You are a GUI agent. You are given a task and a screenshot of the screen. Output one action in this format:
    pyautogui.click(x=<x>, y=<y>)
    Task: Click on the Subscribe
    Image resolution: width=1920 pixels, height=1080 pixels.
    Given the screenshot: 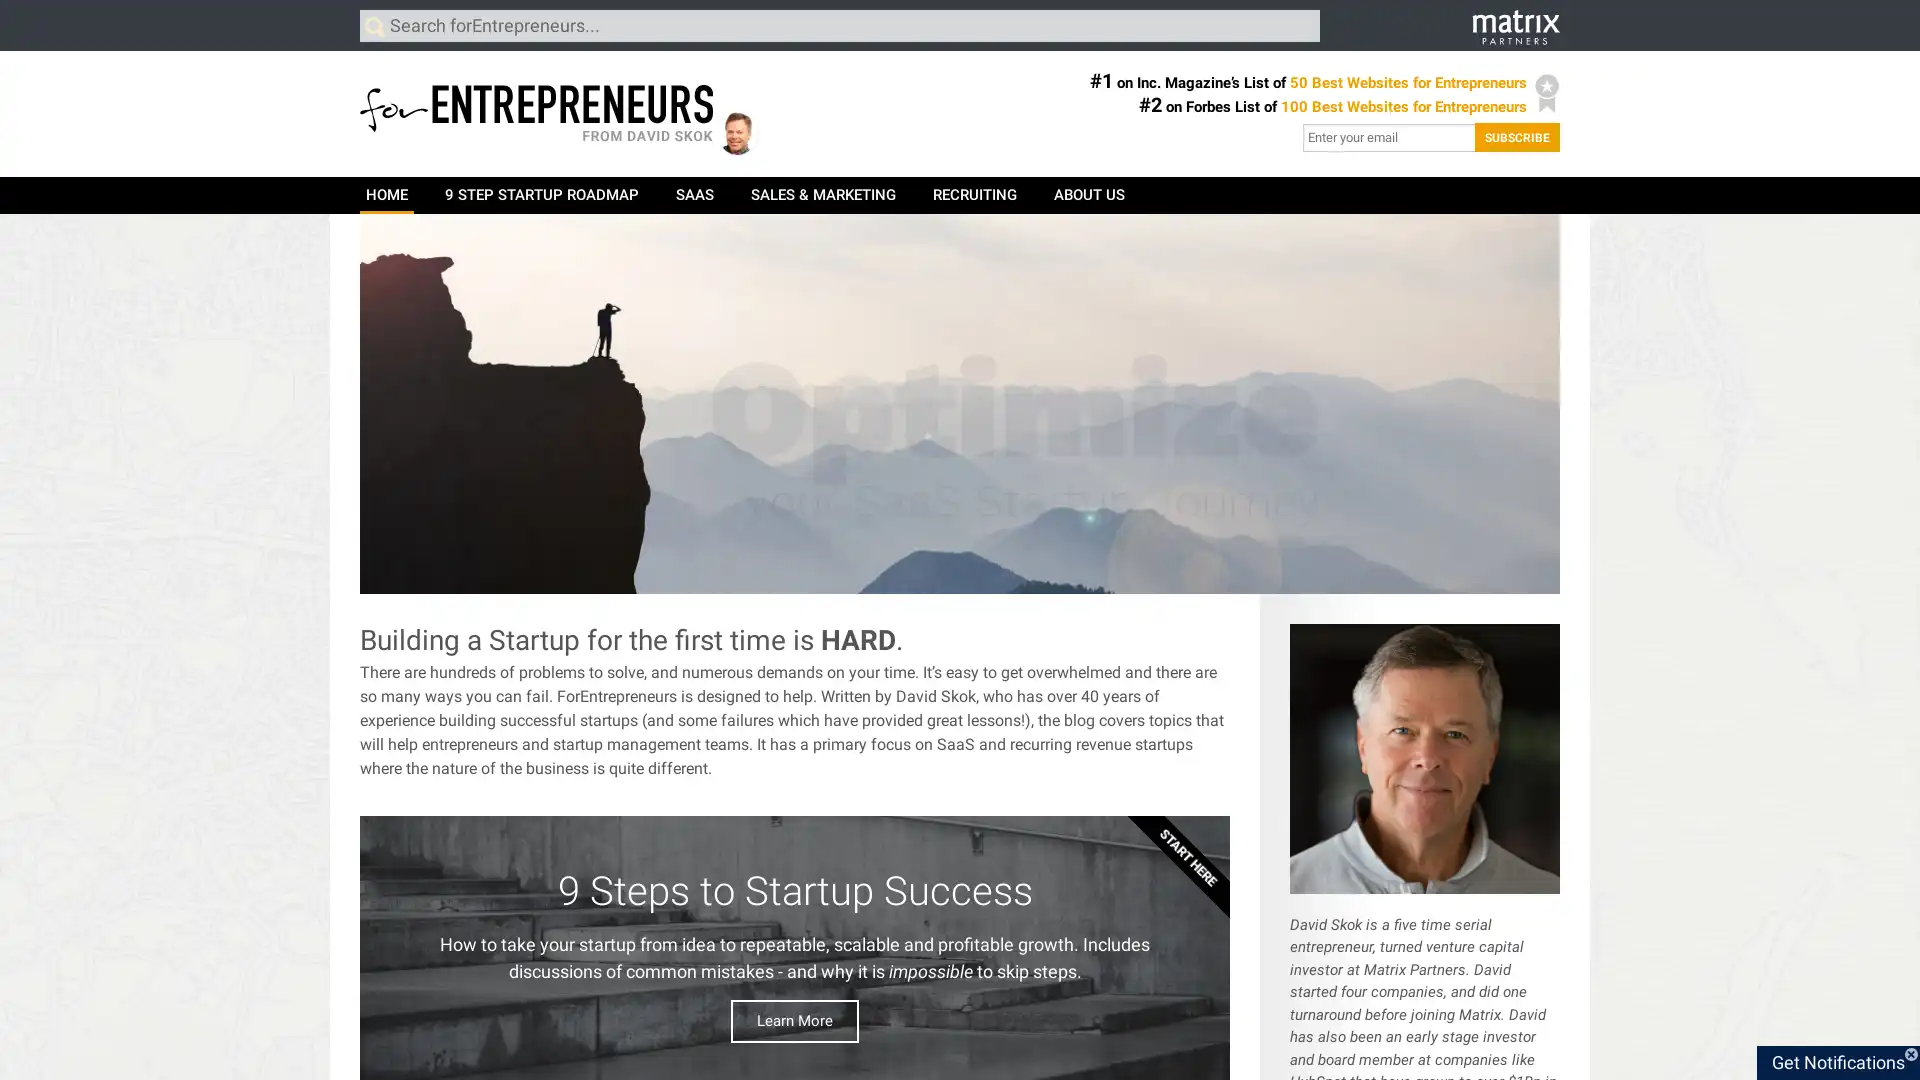 What is the action you would take?
    pyautogui.click(x=1517, y=136)
    